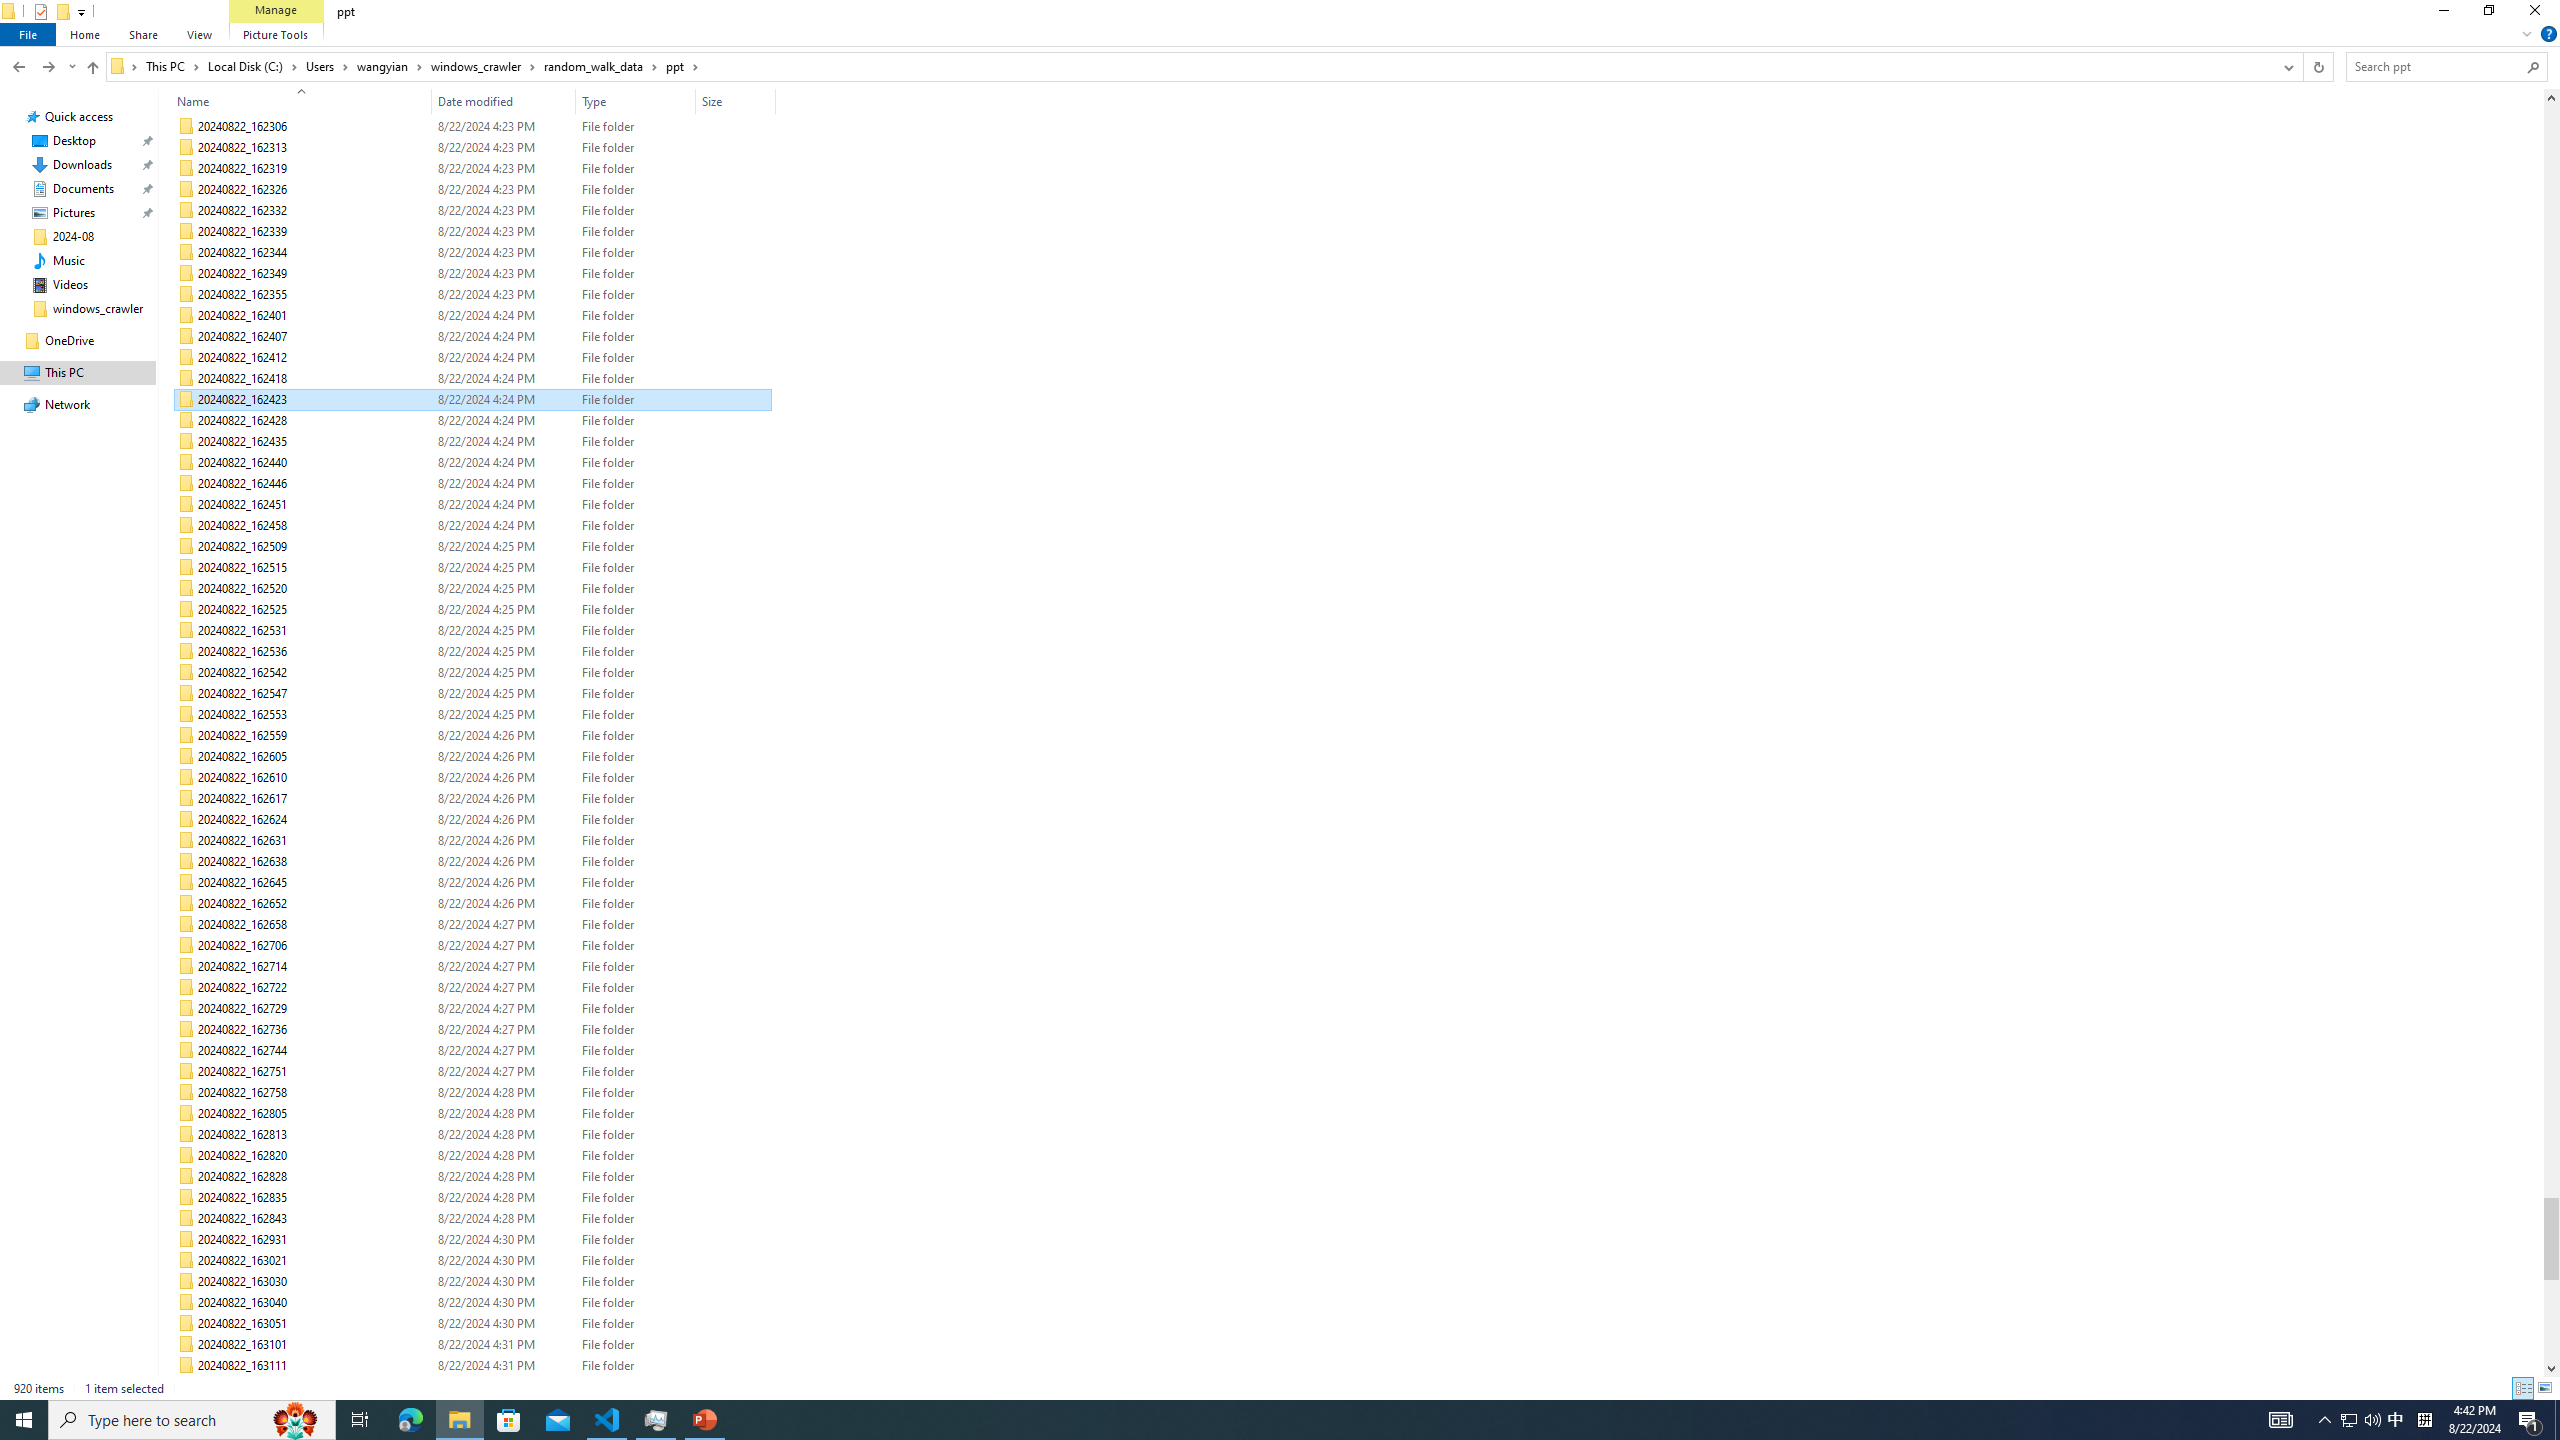  Describe the element at coordinates (504, 100) in the screenshot. I see `'Date modified'` at that location.